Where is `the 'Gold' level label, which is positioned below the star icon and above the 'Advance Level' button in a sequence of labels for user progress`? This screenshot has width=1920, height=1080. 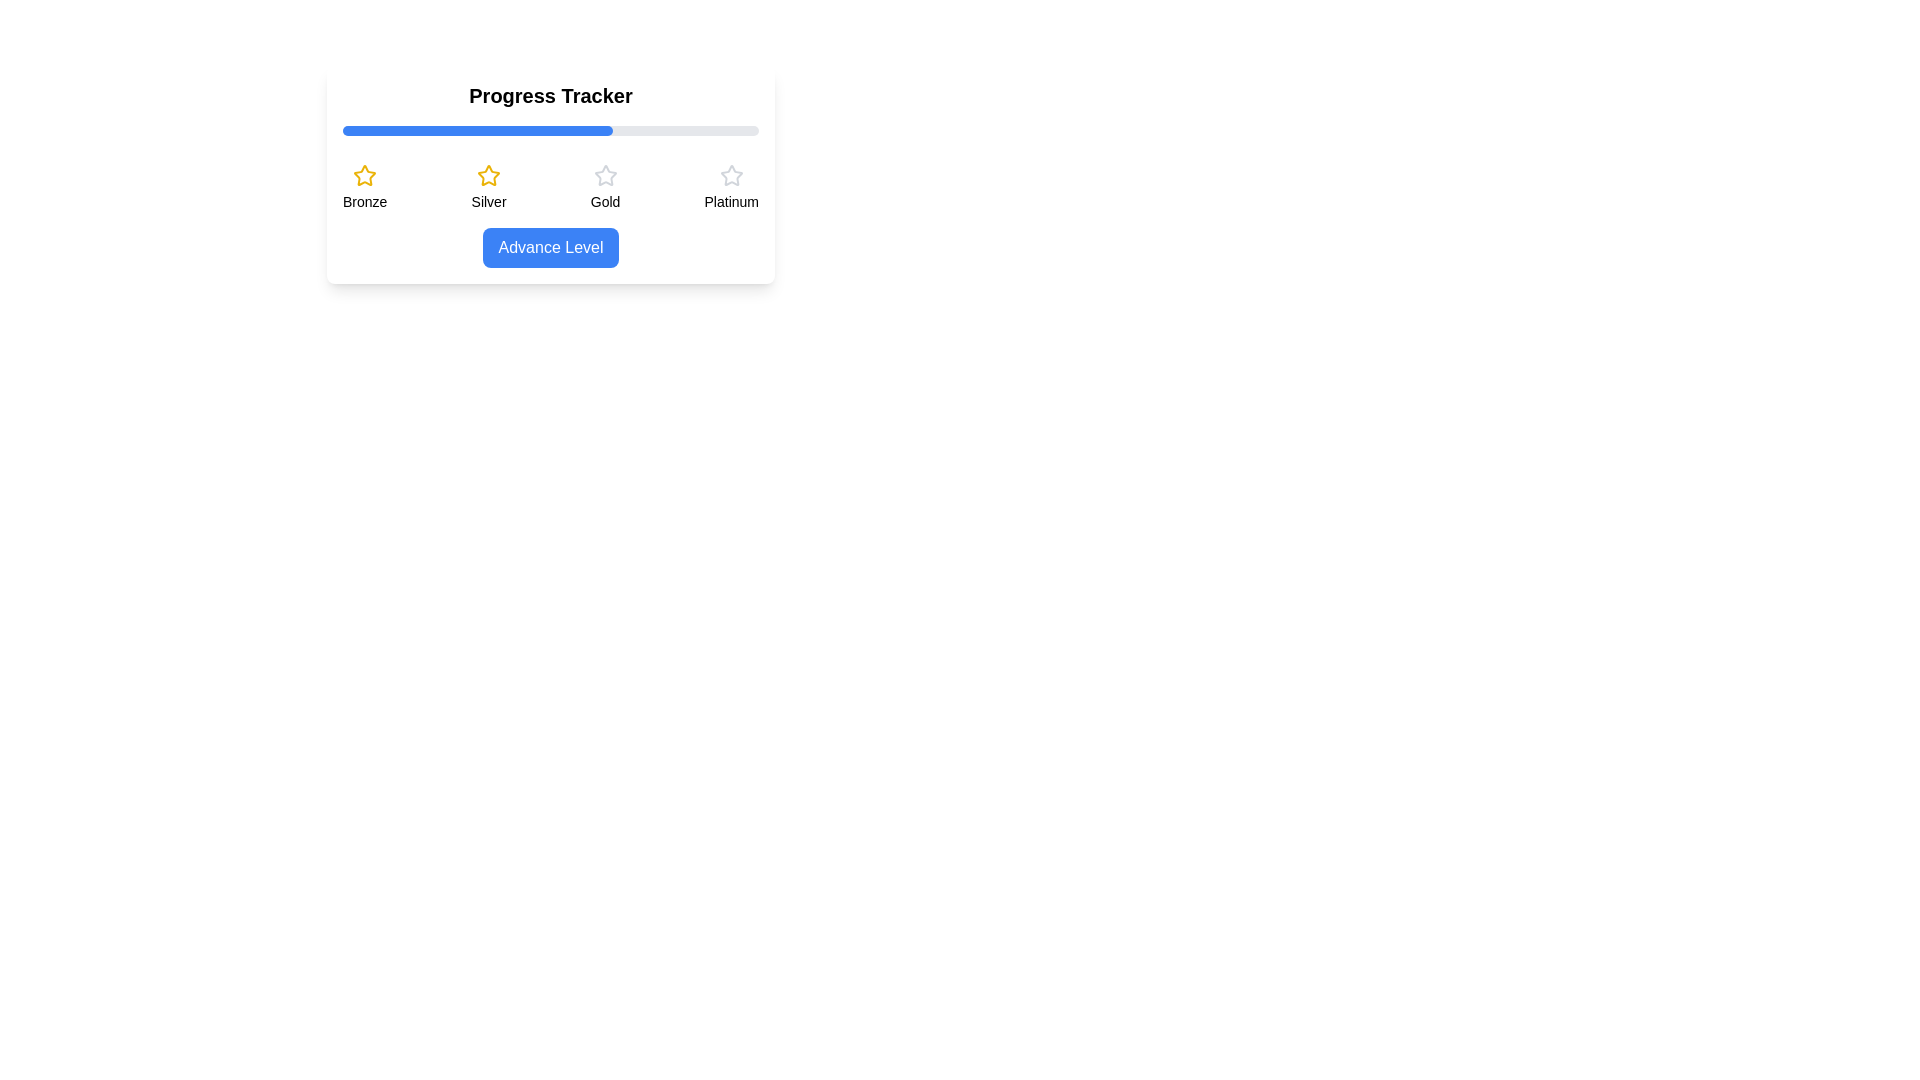
the 'Gold' level label, which is positioned below the star icon and above the 'Advance Level' button in a sequence of labels for user progress is located at coordinates (604, 201).